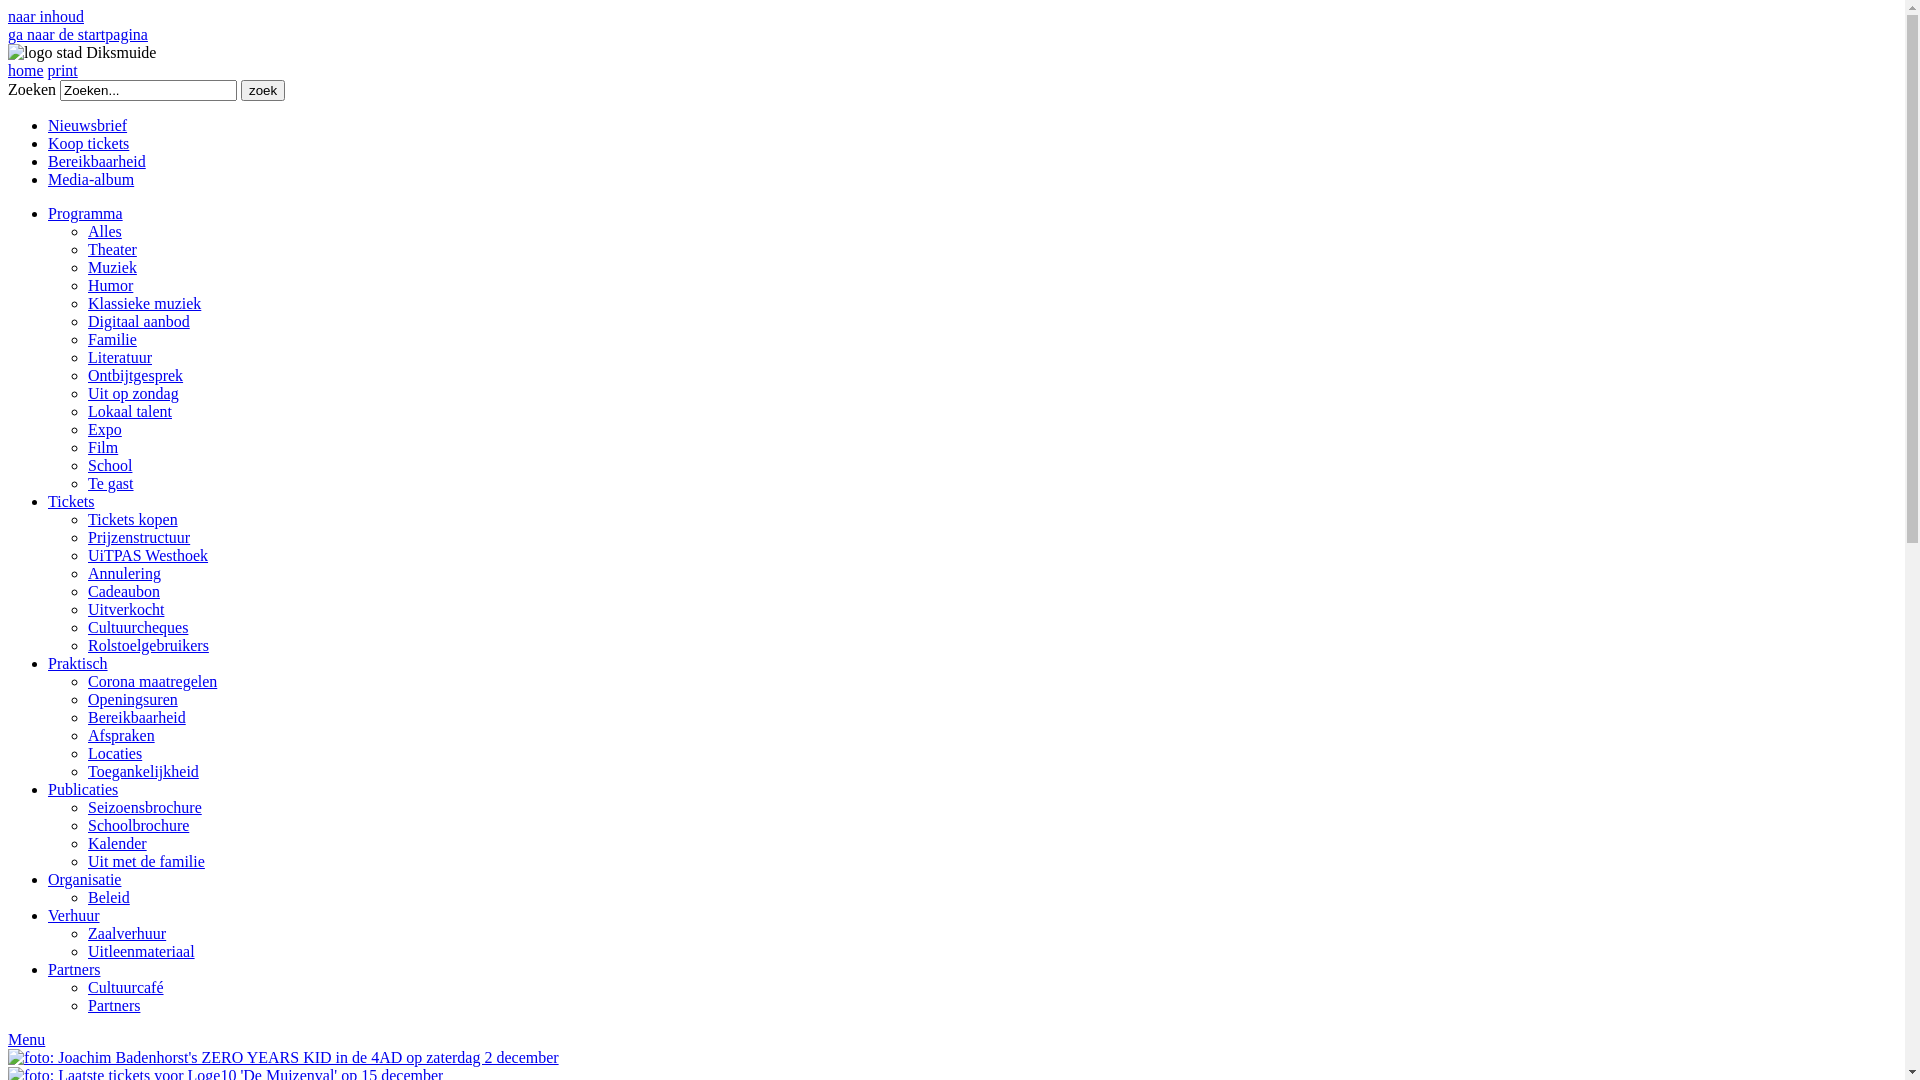 Image resolution: width=1920 pixels, height=1080 pixels. Describe the element at coordinates (132, 393) in the screenshot. I see `'Uit op zondag'` at that location.